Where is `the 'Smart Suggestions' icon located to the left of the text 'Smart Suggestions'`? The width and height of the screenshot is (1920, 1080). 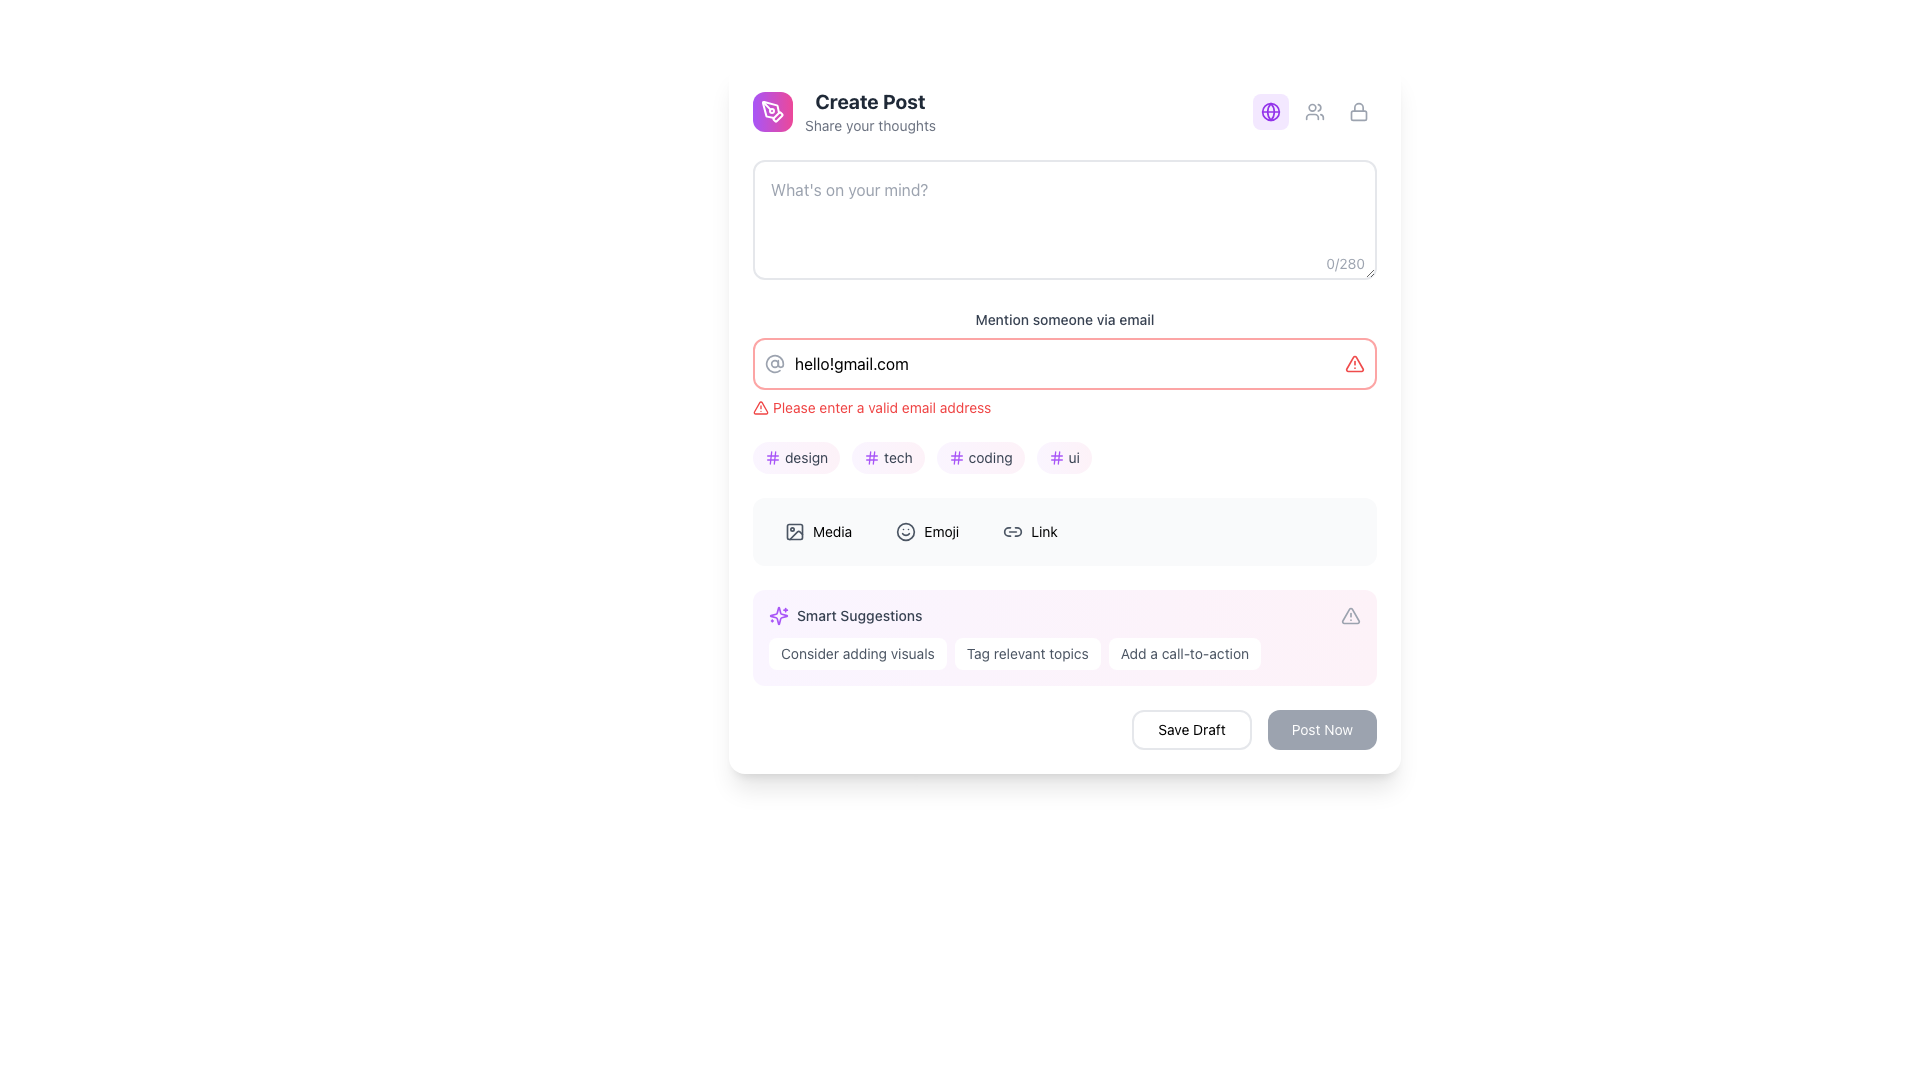 the 'Smart Suggestions' icon located to the left of the text 'Smart Suggestions' is located at coordinates (777, 615).